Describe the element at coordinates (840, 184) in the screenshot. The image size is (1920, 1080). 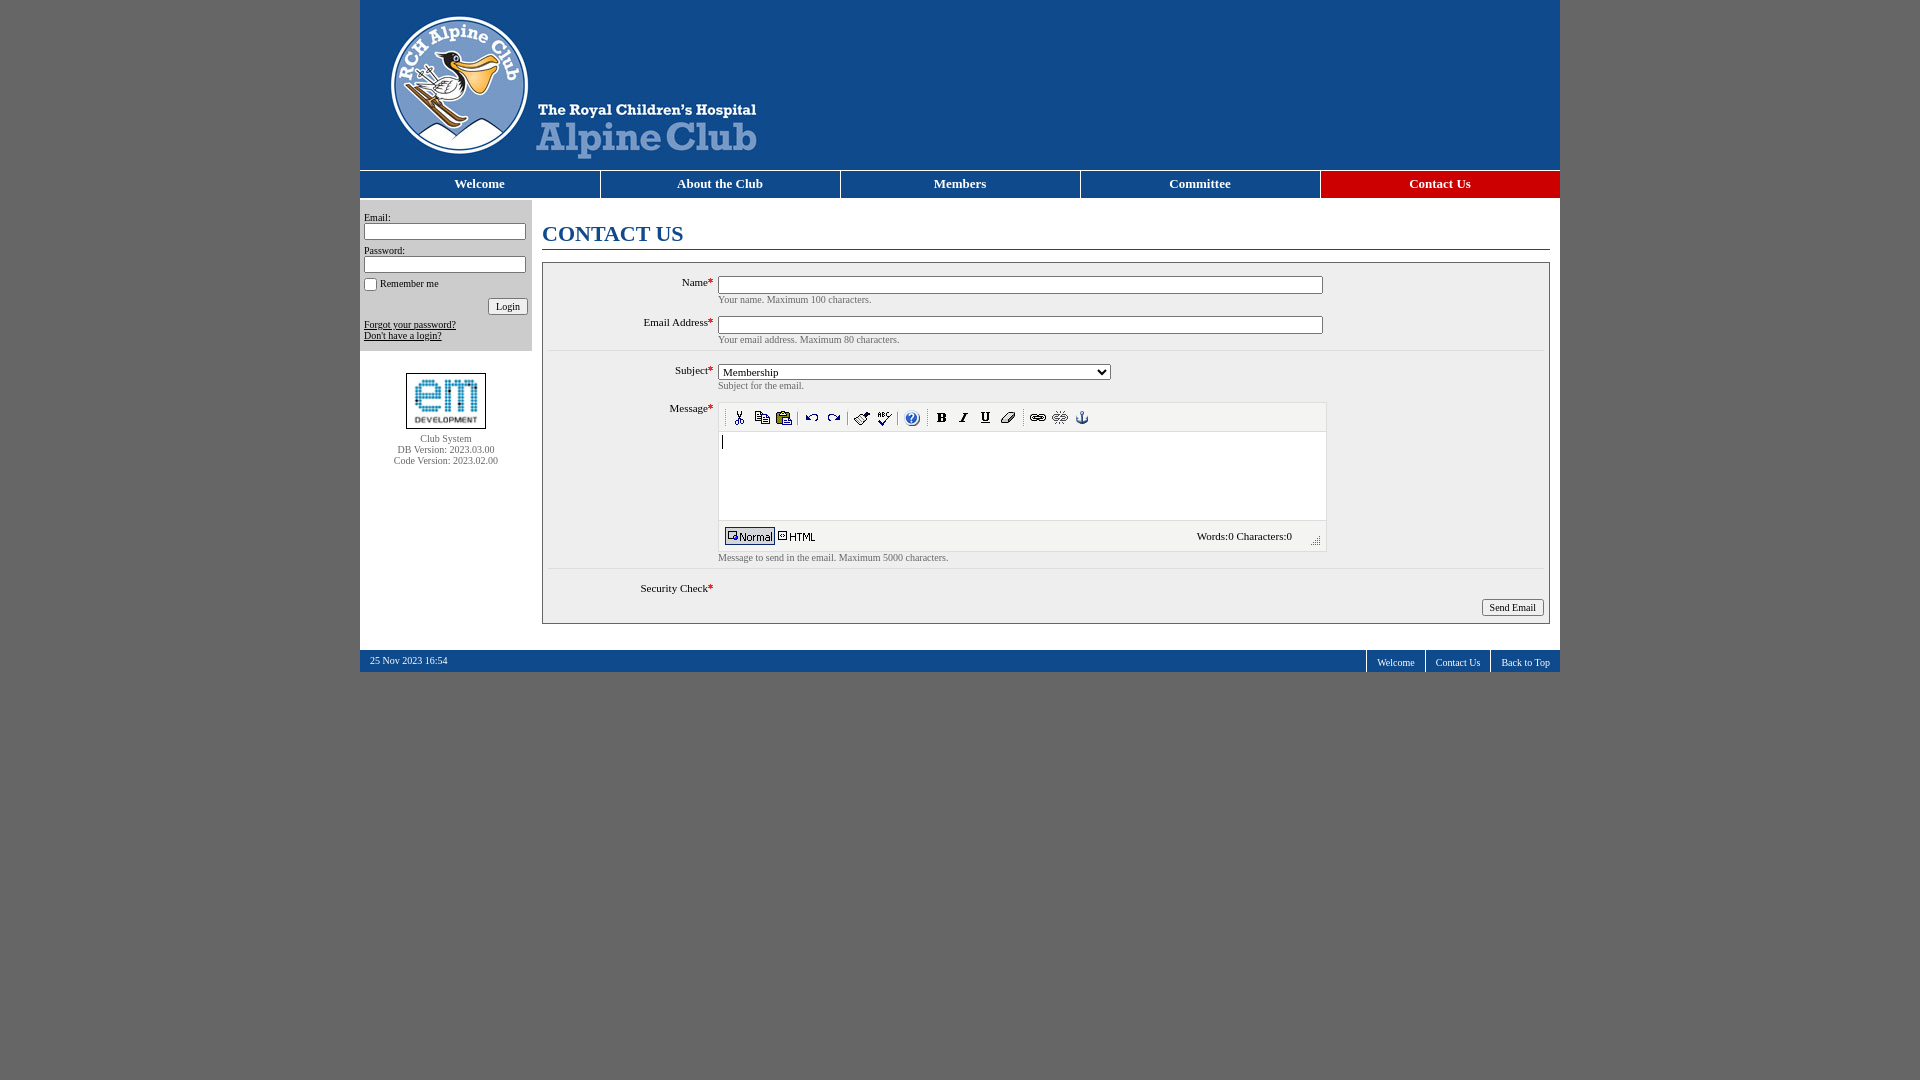
I see `'Members'` at that location.